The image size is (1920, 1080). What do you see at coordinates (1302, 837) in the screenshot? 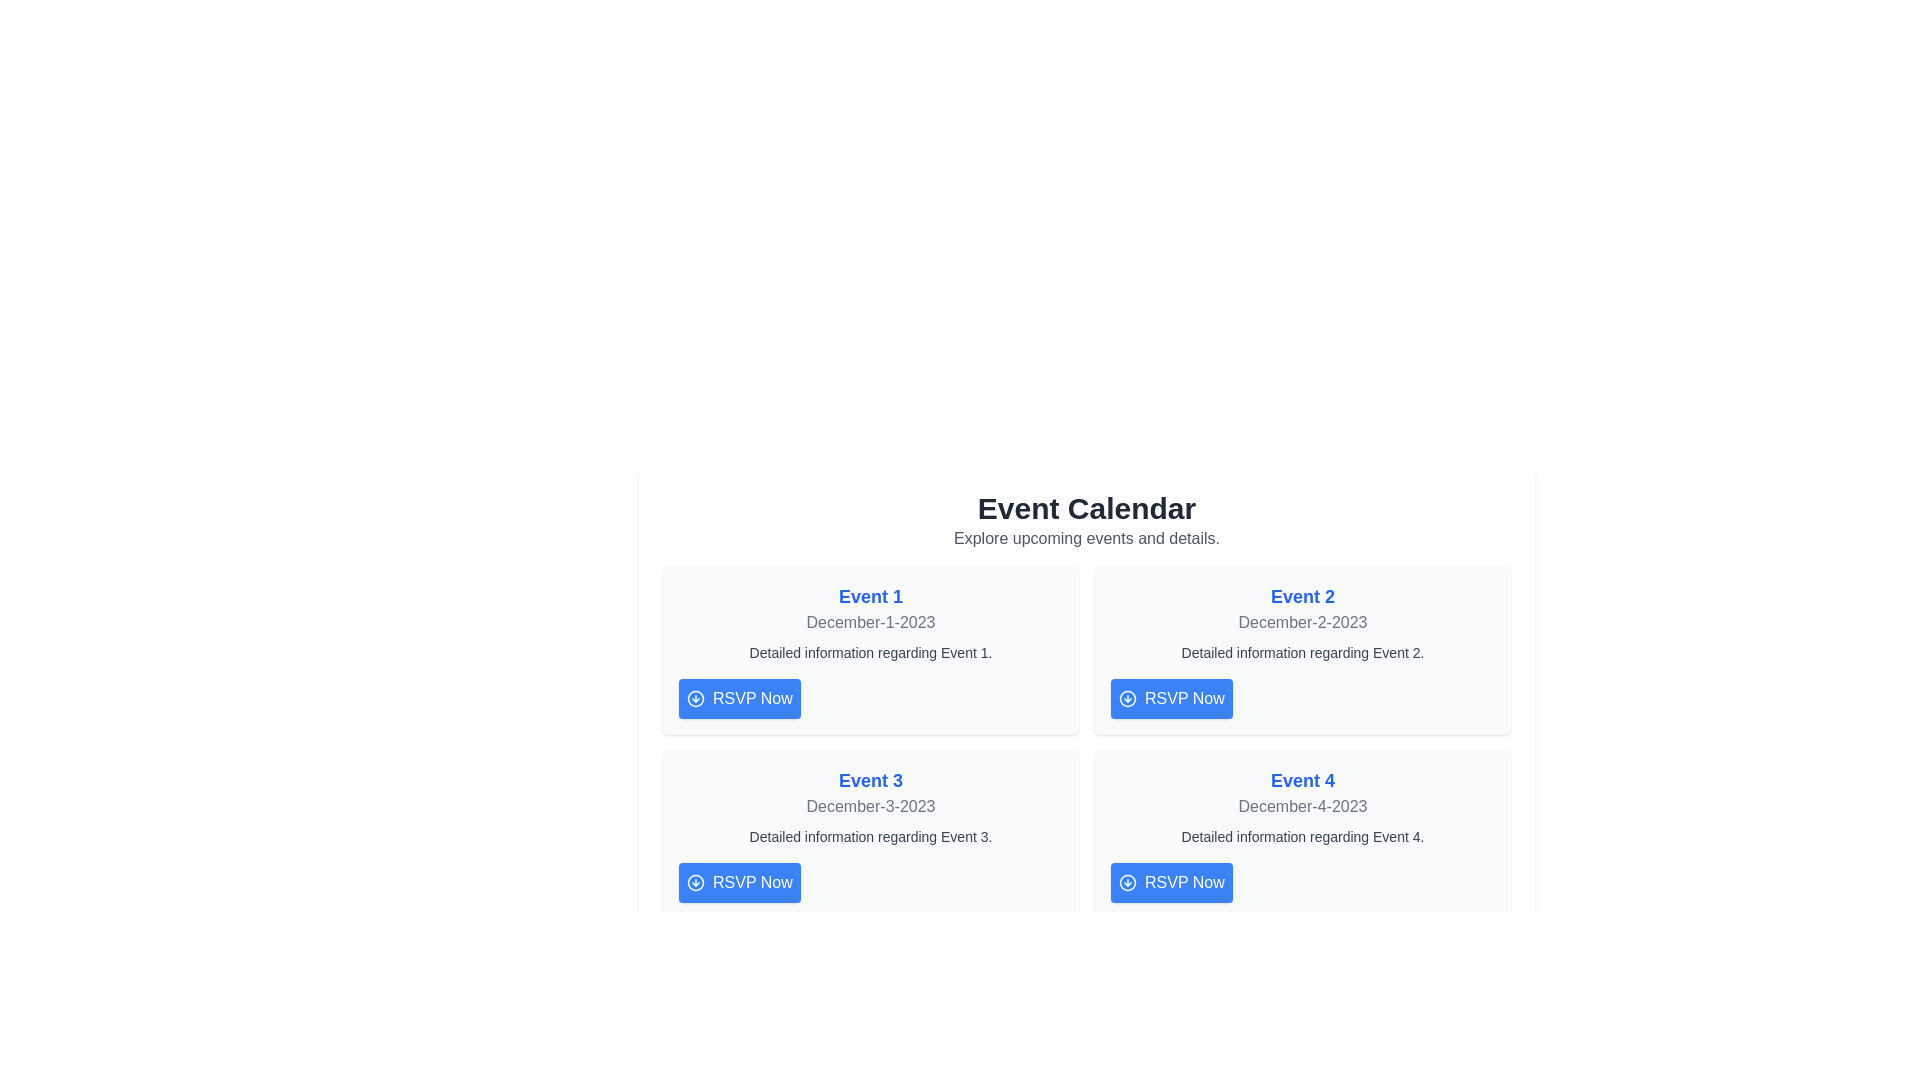
I see `informational text that provides details regarding 'Event 4', which is styled in a smaller gray font and located below the title and date, above the RSVP button` at bounding box center [1302, 837].